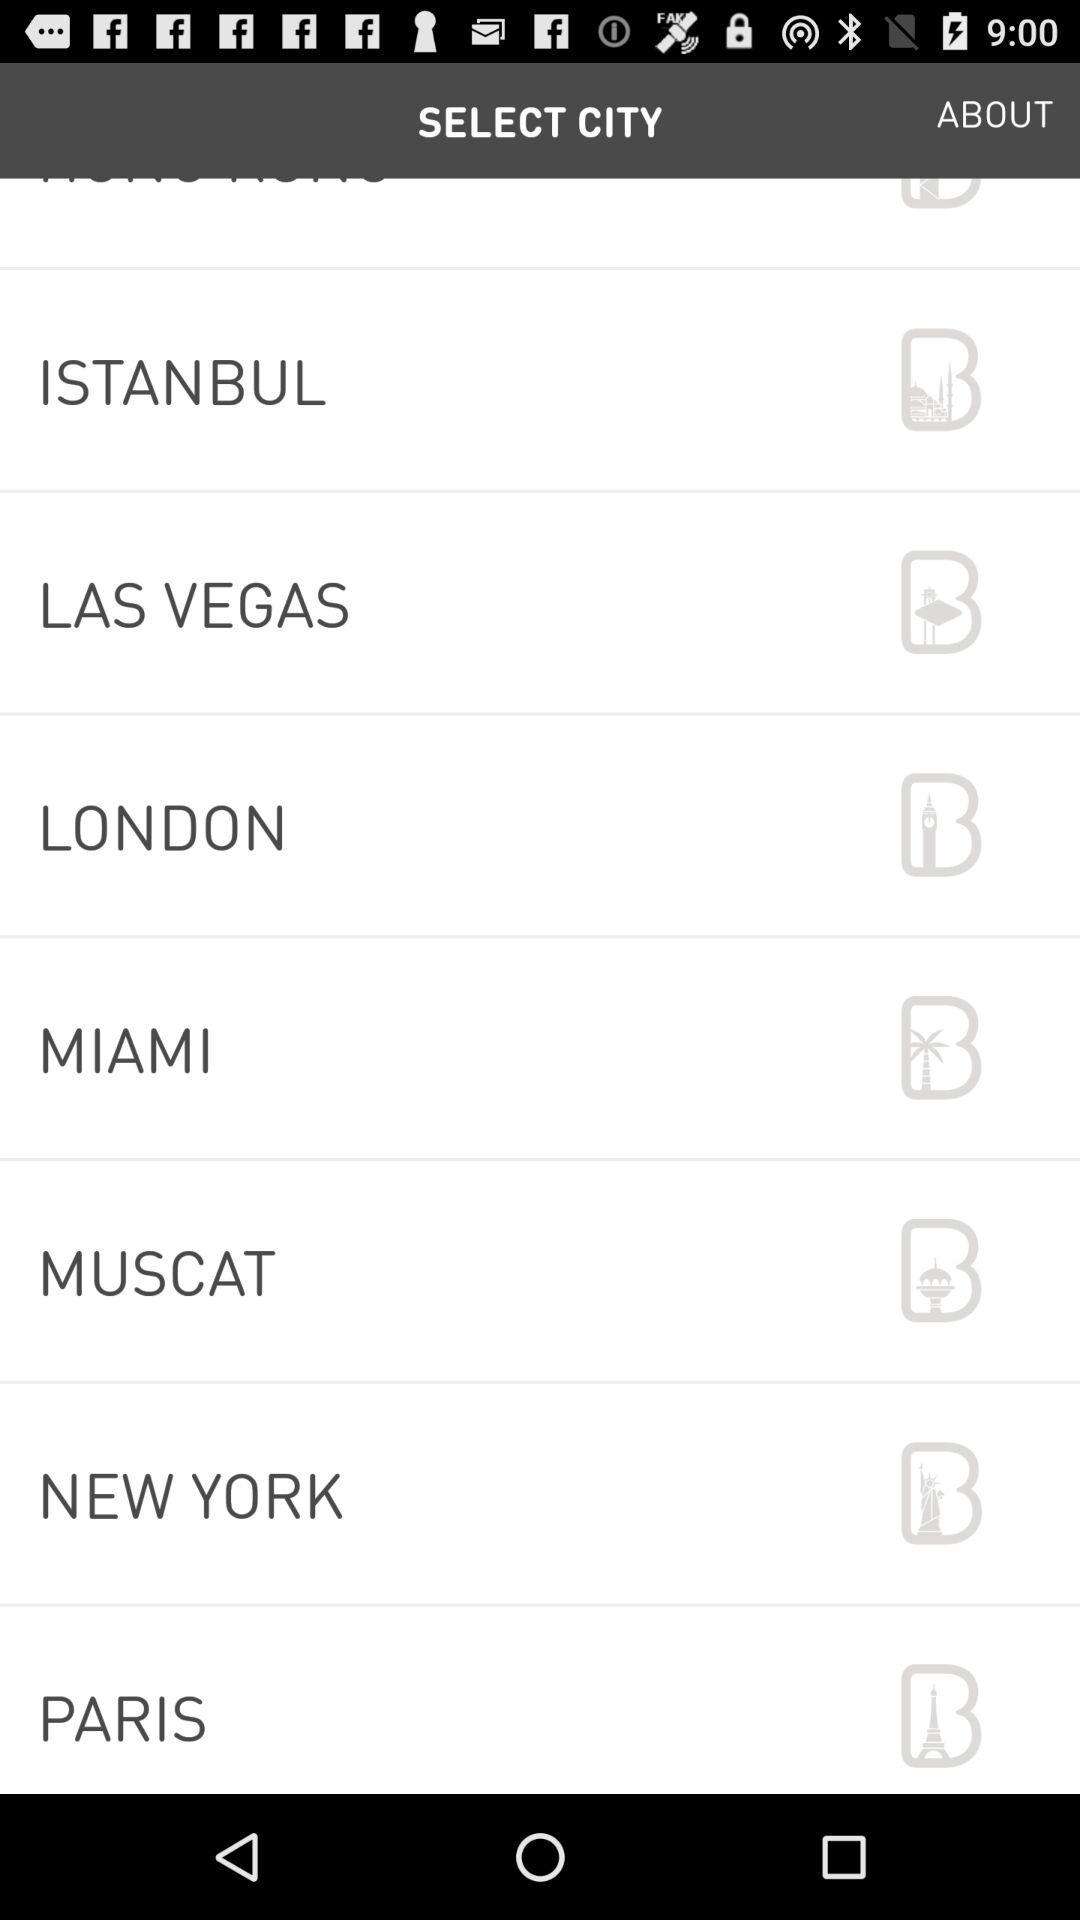  What do you see at coordinates (995, 119) in the screenshot?
I see `the item above hong kong icon` at bounding box center [995, 119].